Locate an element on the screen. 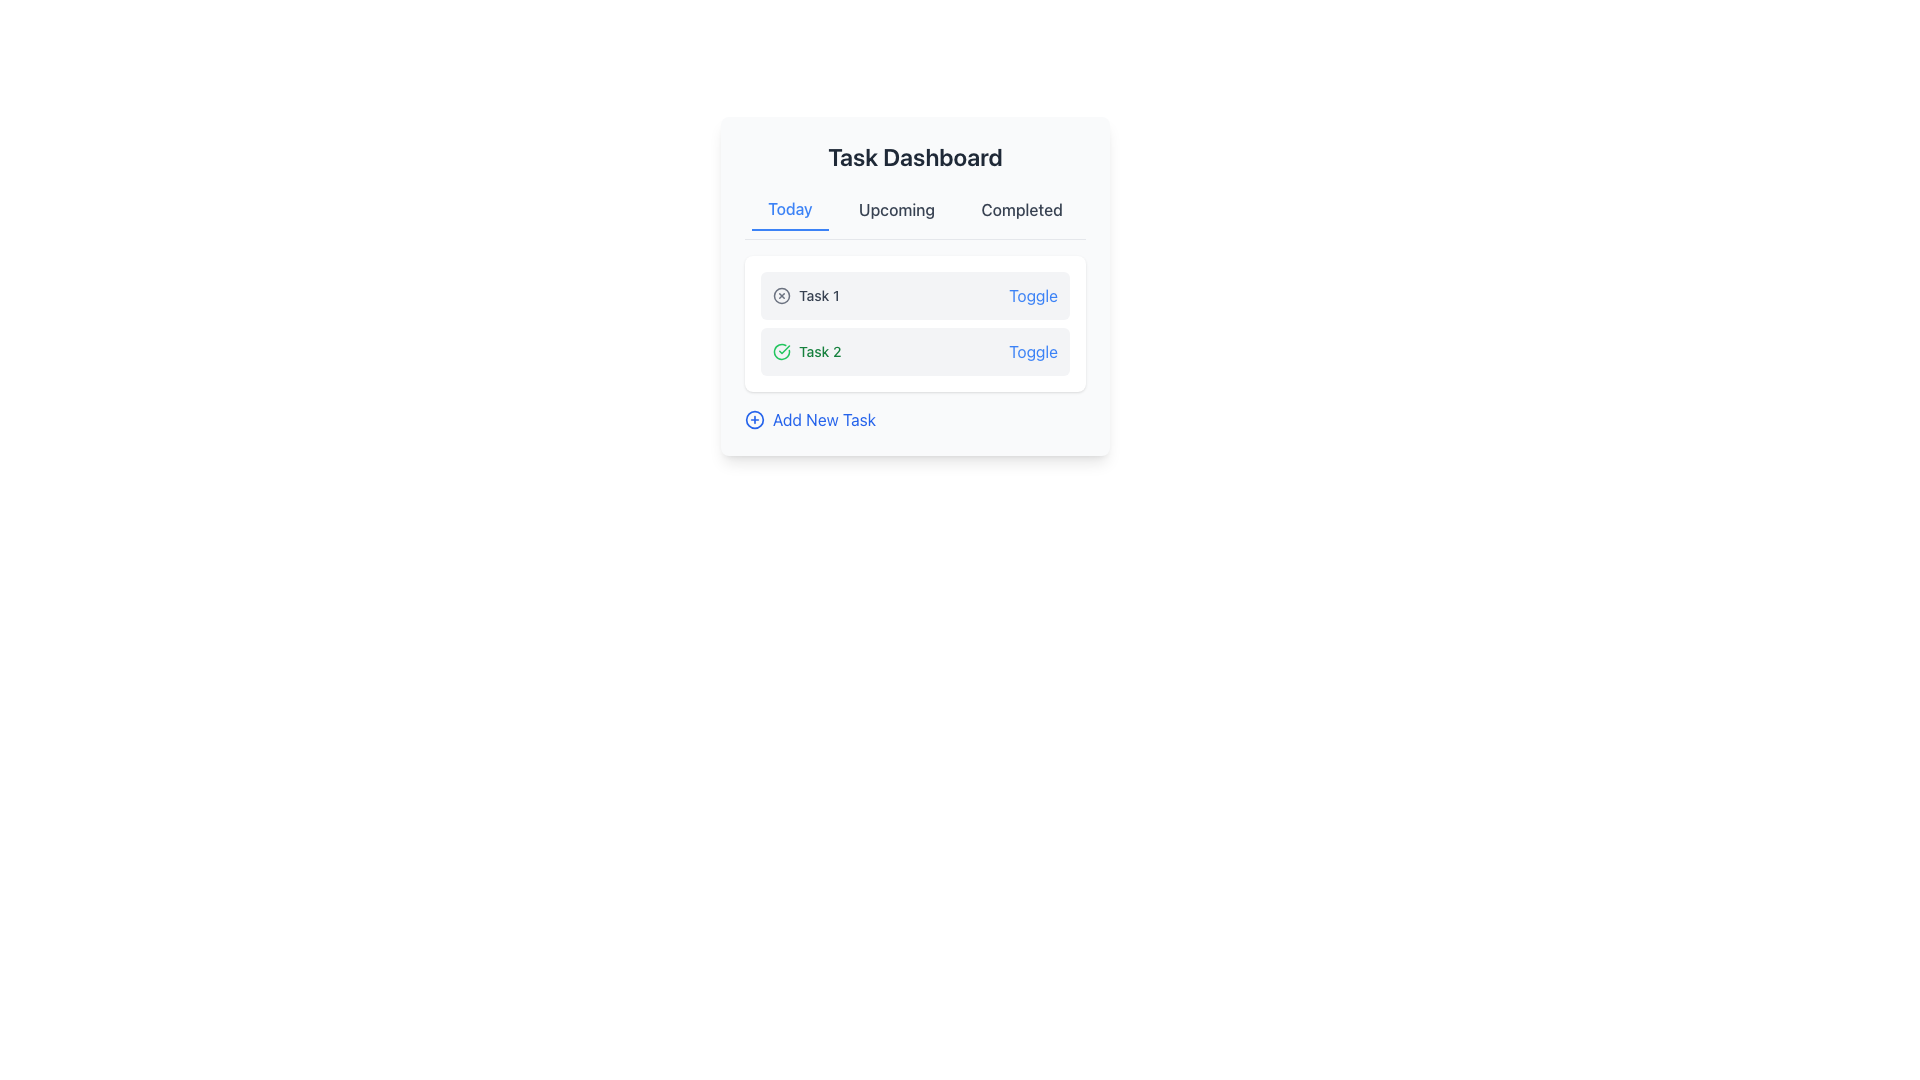 Image resolution: width=1920 pixels, height=1080 pixels. the 'Completed' tasks button in the navigation menu is located at coordinates (1022, 209).